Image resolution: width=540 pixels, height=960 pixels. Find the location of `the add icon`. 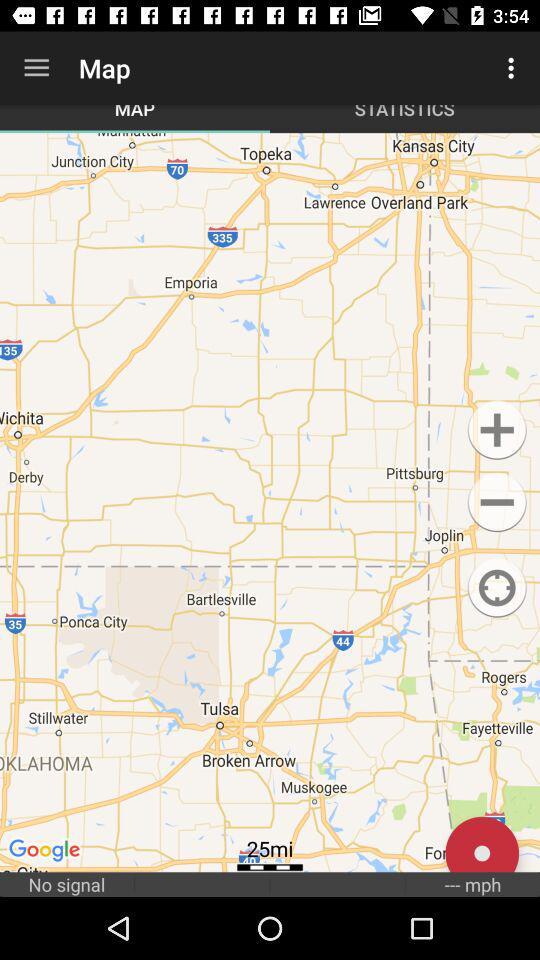

the add icon is located at coordinates (496, 430).